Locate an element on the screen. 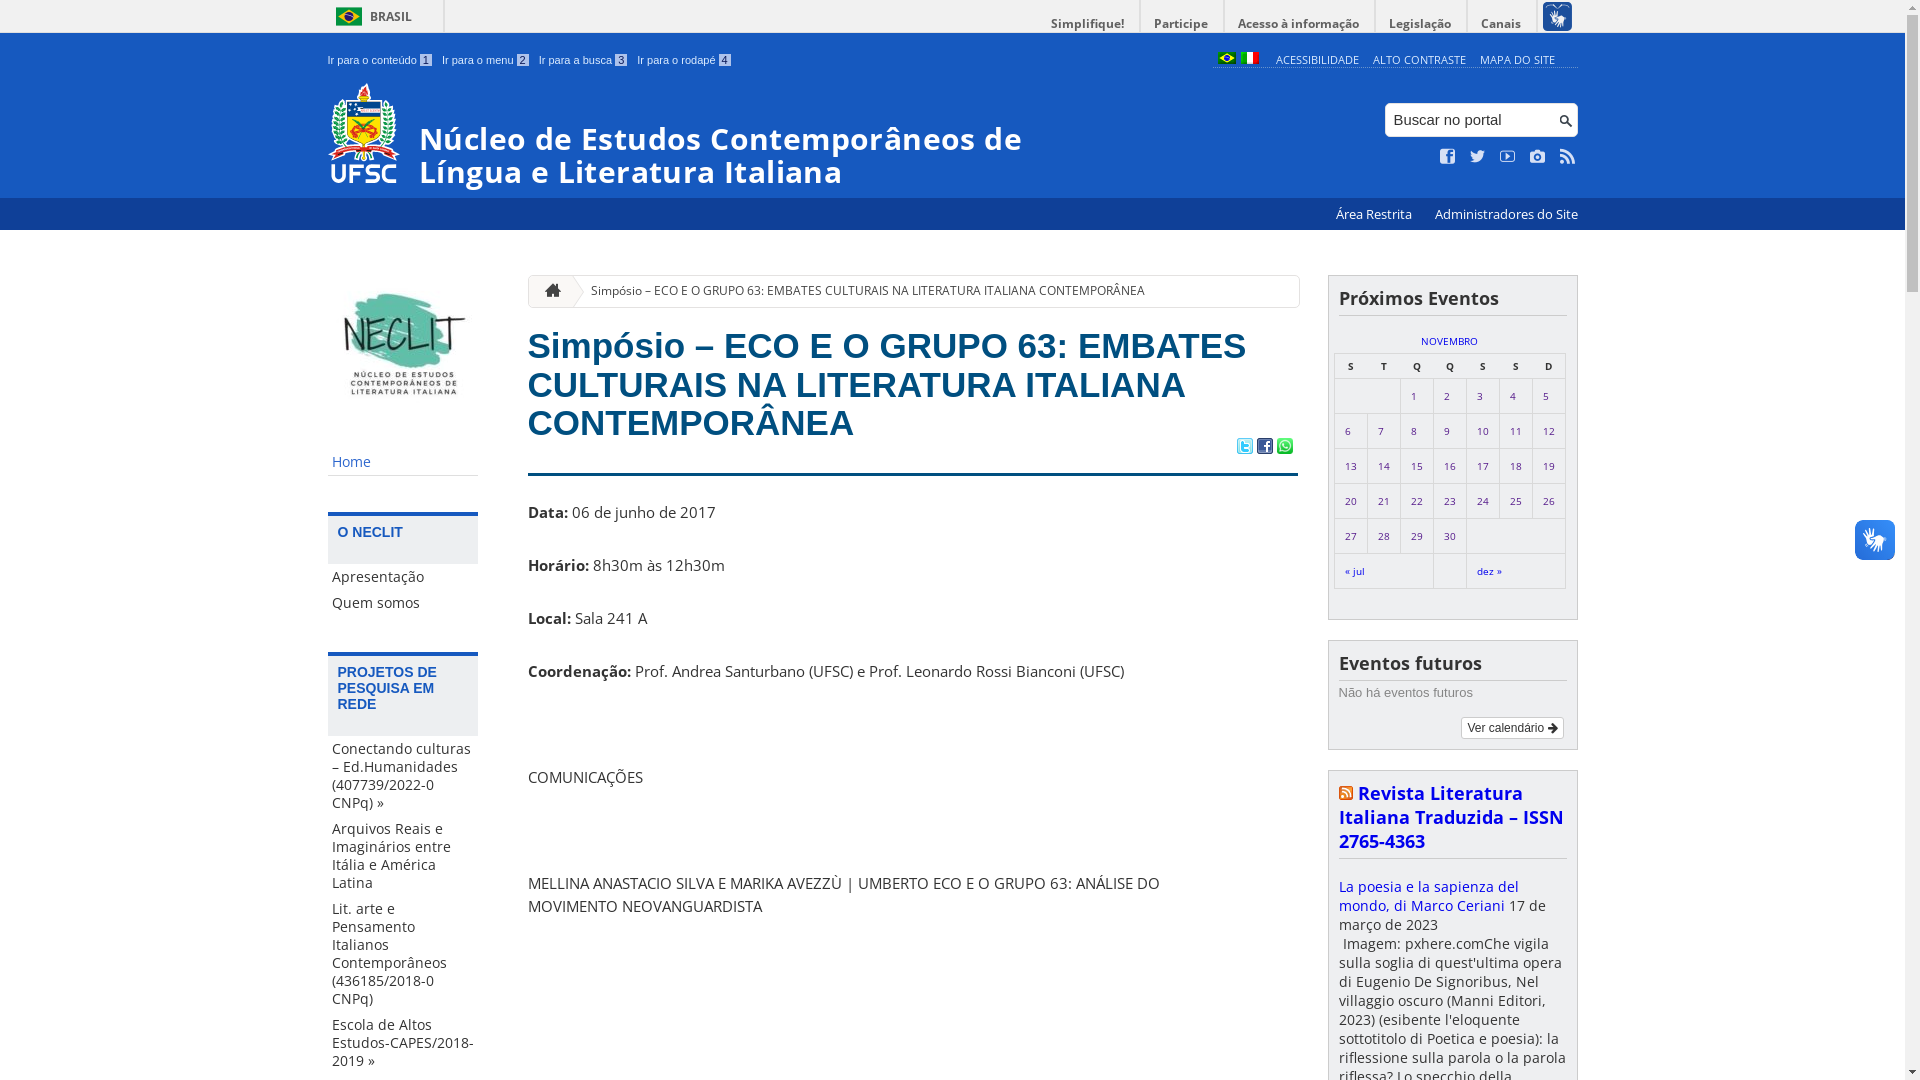 Image resolution: width=1920 pixels, height=1080 pixels. 'BRASIL' is located at coordinates (370, 16).